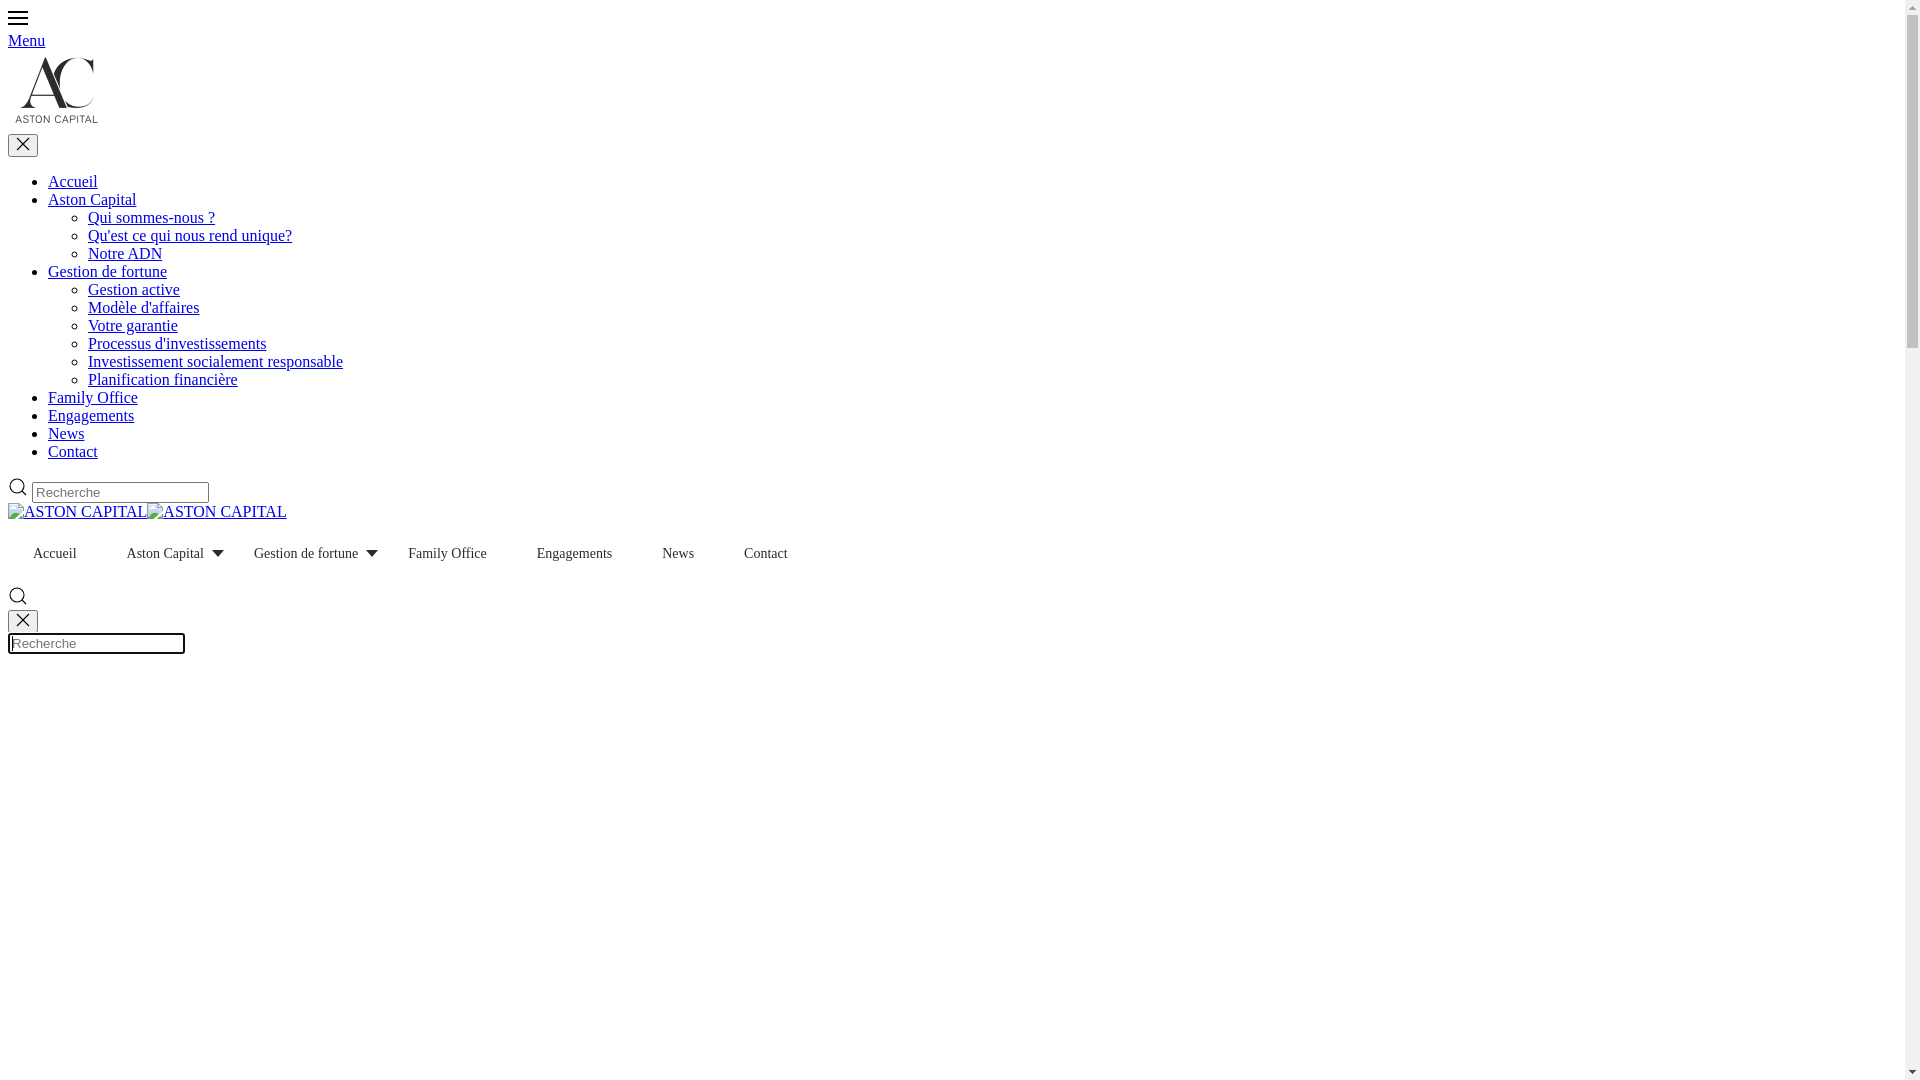 The width and height of the screenshot is (1920, 1080). Describe the element at coordinates (133, 289) in the screenshot. I see `'Gestion active'` at that location.